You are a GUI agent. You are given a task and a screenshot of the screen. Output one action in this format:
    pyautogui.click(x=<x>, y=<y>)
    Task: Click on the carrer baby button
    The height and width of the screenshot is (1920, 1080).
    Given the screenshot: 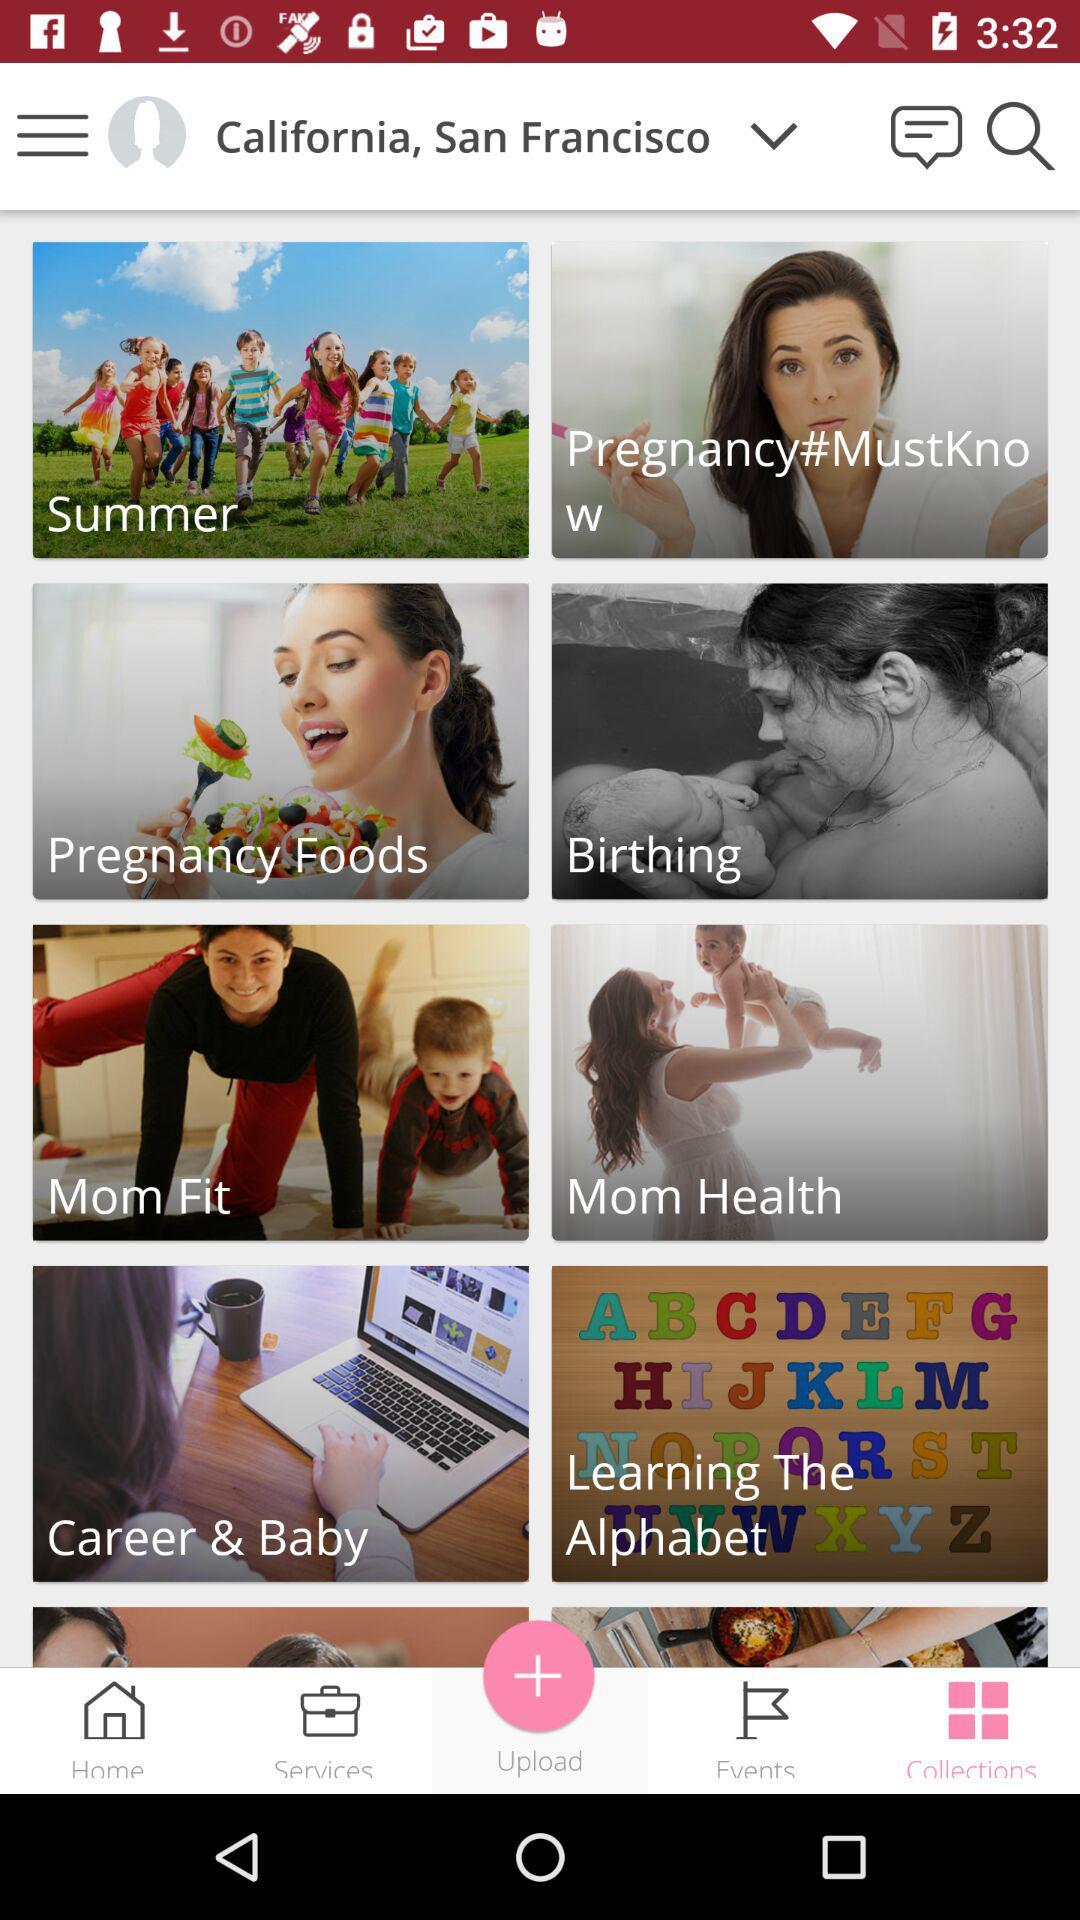 What is the action you would take?
    pyautogui.click(x=280, y=1422)
    